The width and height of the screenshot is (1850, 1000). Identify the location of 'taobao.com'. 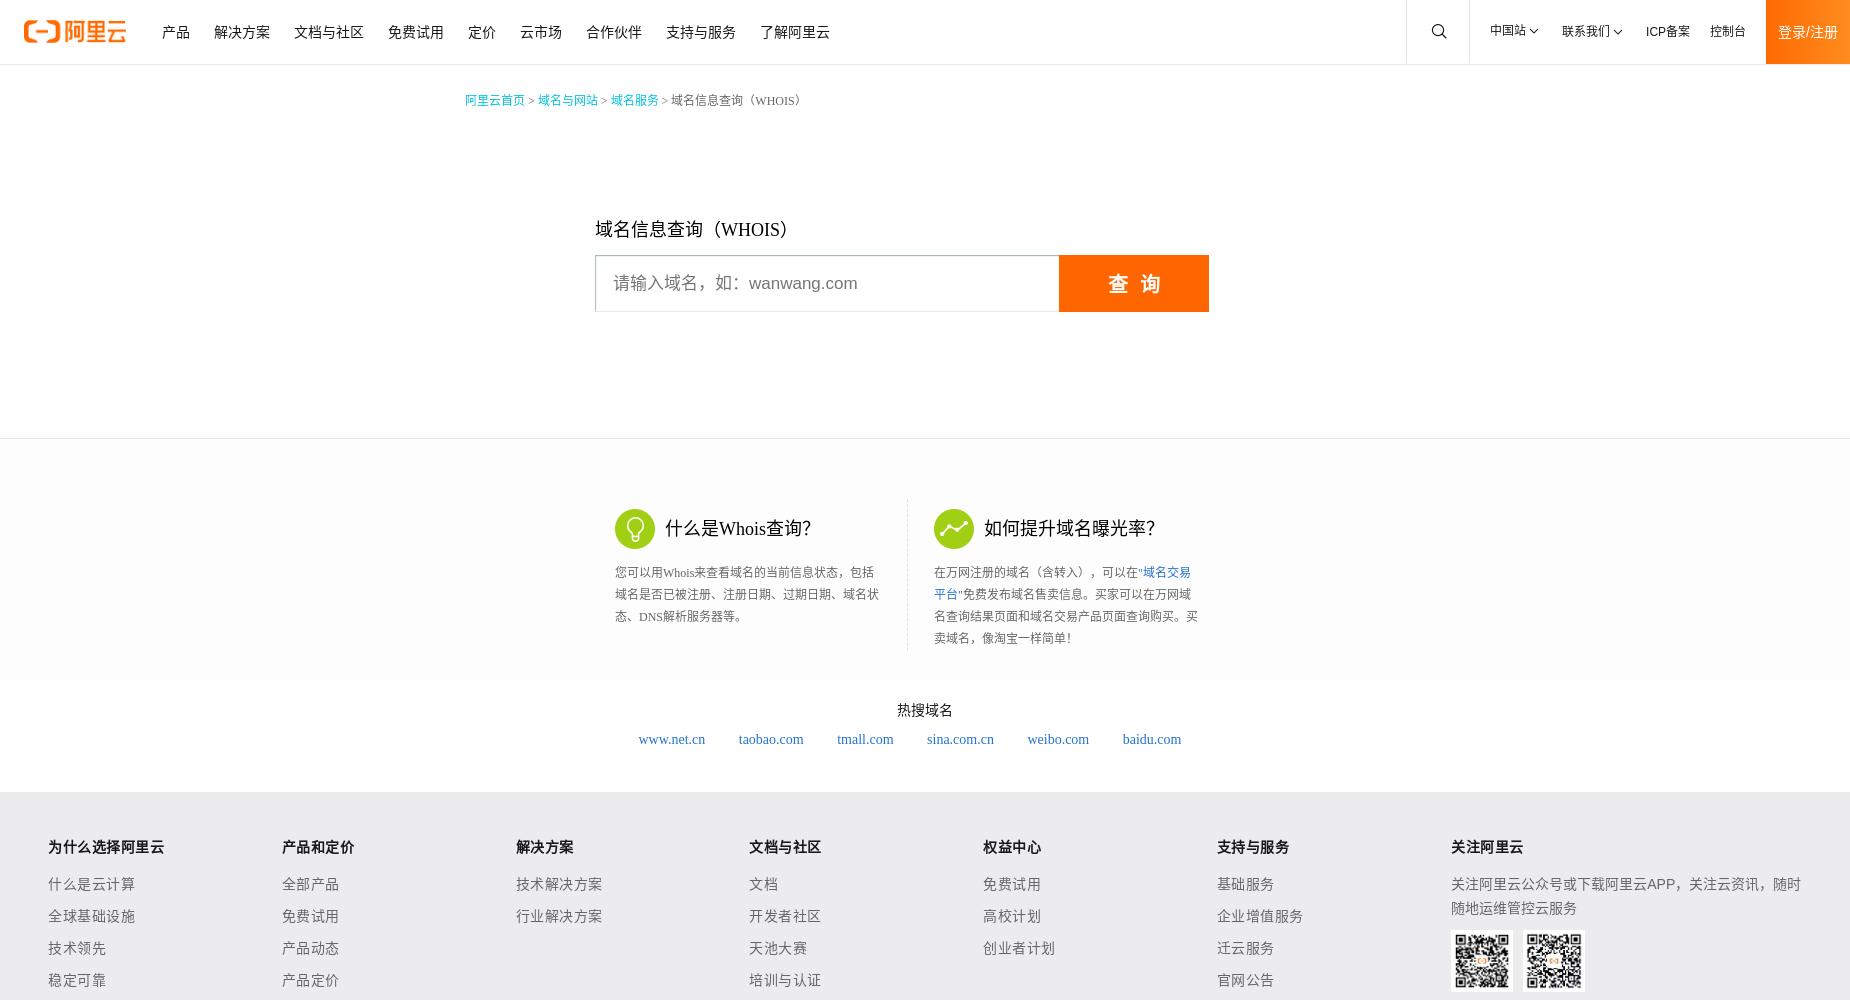
(770, 738).